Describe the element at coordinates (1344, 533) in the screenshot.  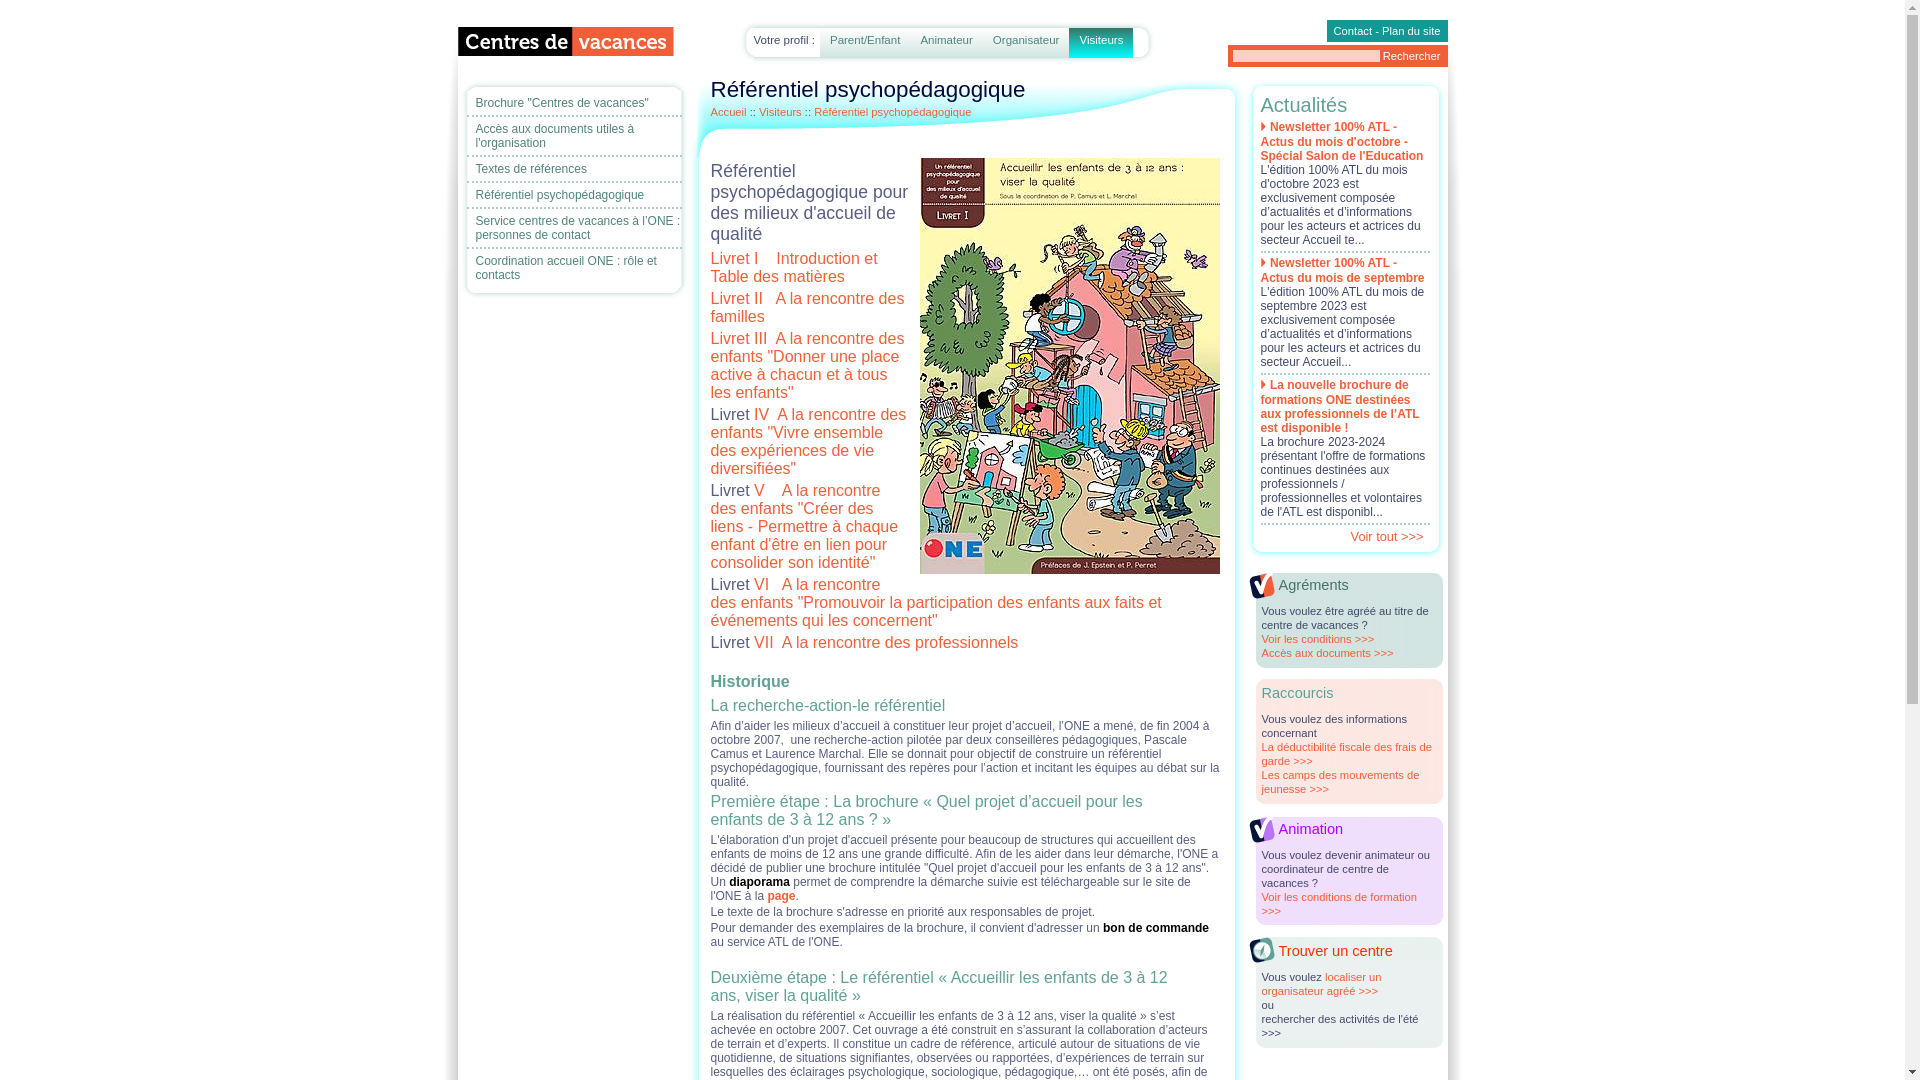
I see `'Voir tout >>>'` at that location.